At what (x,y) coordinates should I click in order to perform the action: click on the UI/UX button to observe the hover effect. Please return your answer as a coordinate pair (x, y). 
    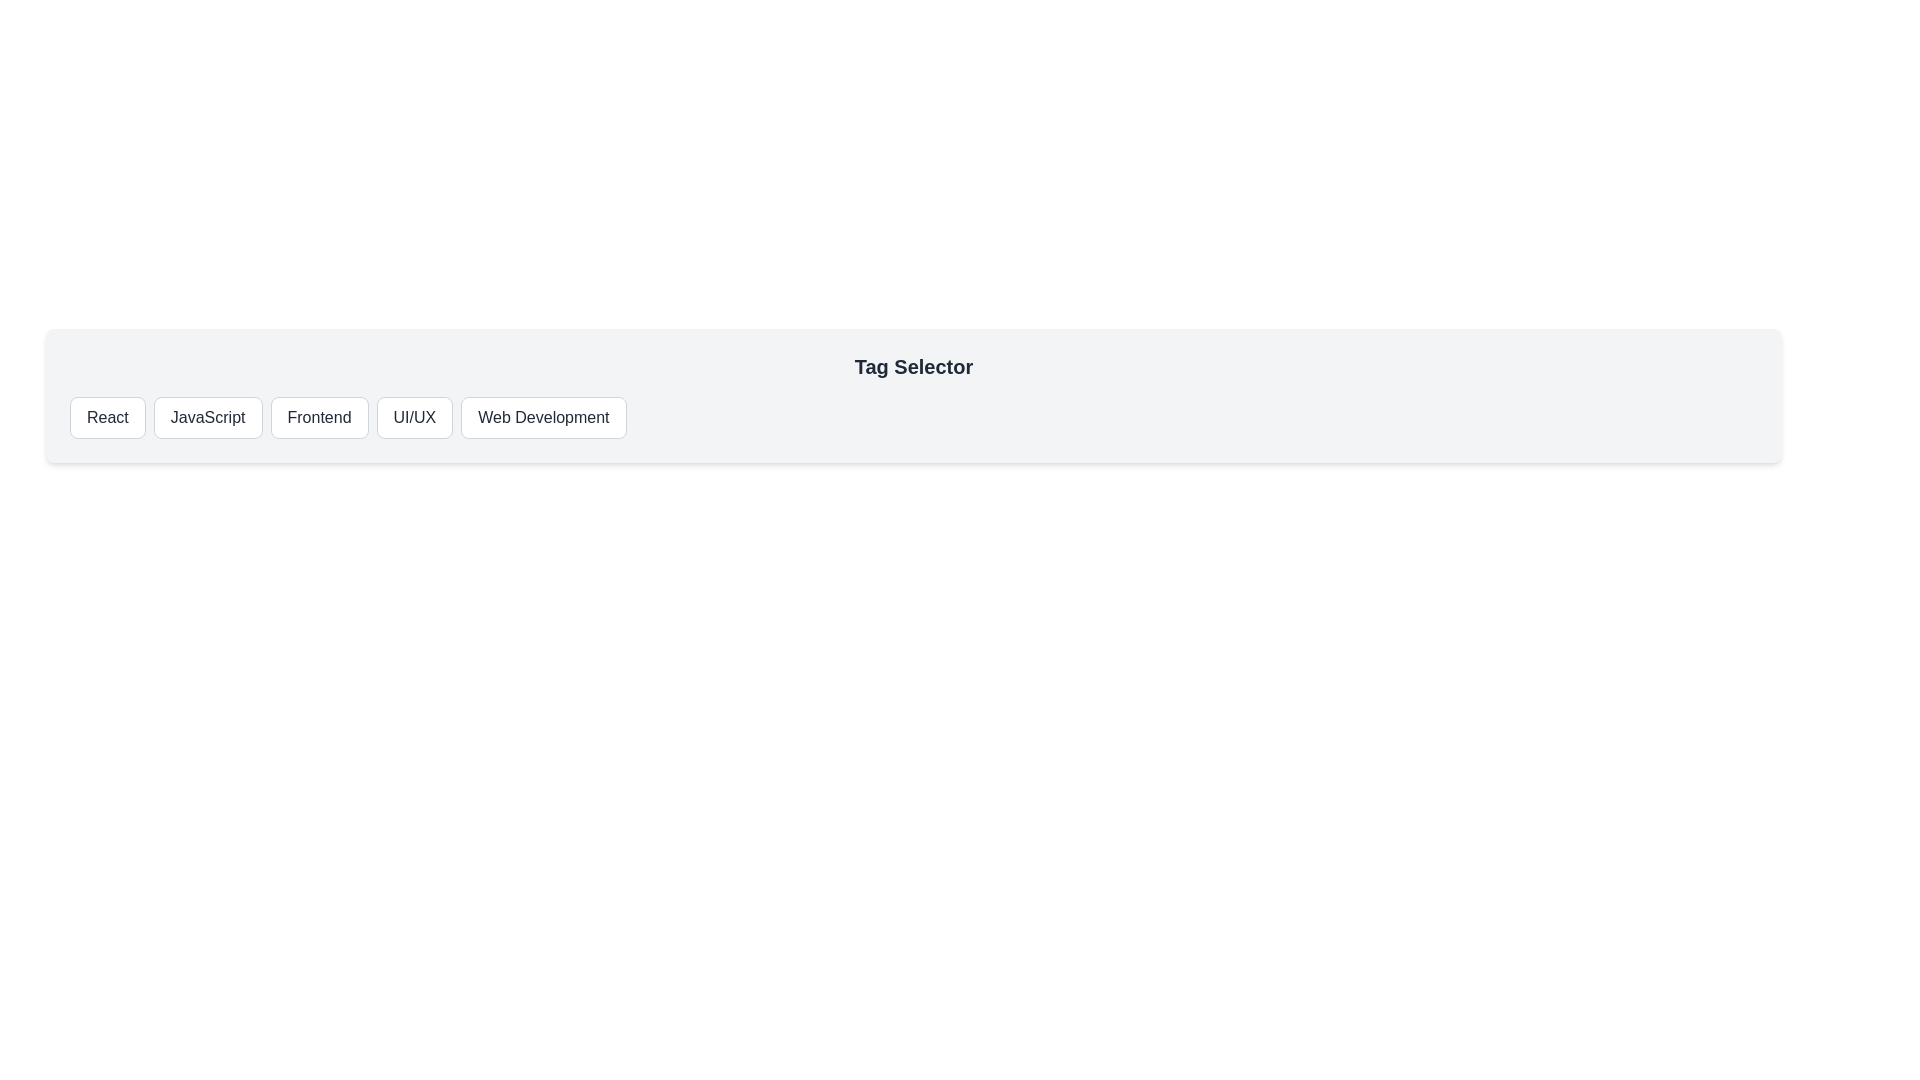
    Looking at the image, I should click on (413, 416).